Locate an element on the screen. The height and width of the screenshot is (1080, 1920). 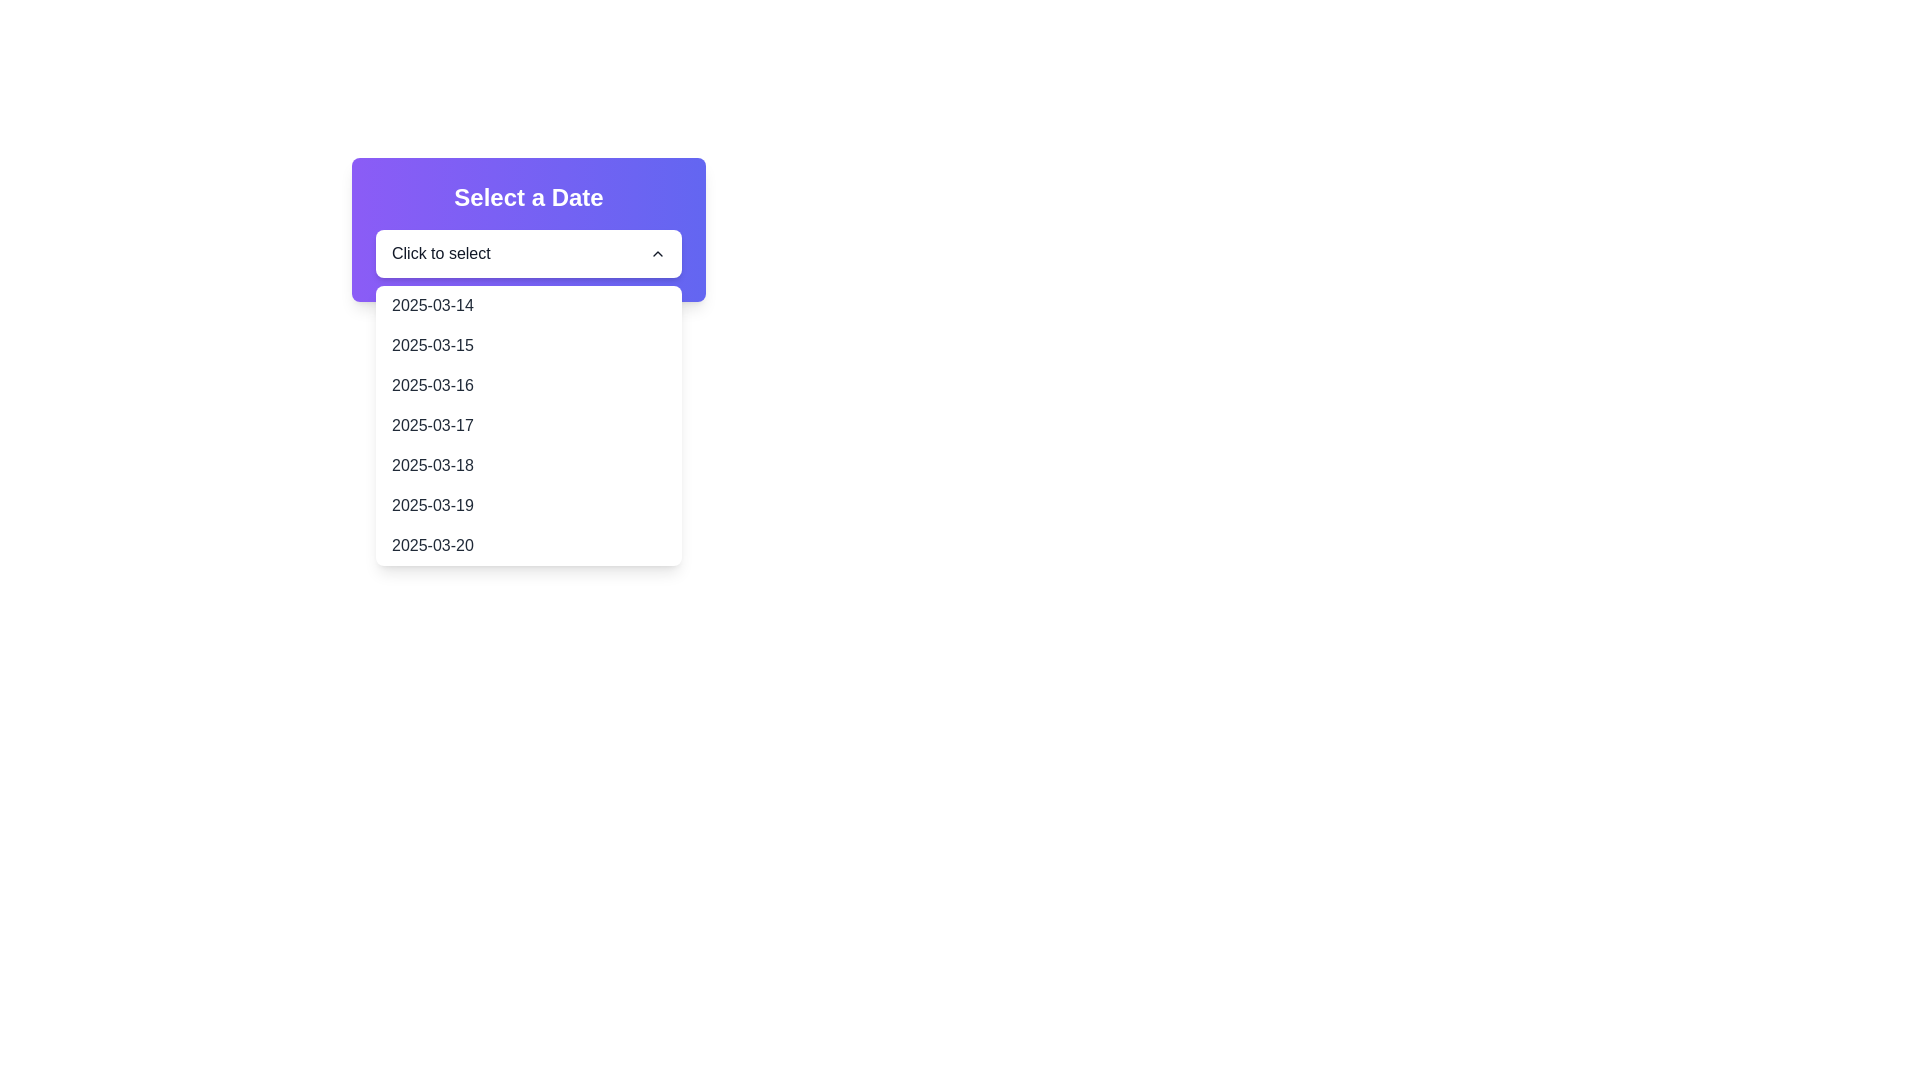
the static text label inside the dropdown that indicates the current selected state and prompts the user to make a selection is located at coordinates (440, 253).